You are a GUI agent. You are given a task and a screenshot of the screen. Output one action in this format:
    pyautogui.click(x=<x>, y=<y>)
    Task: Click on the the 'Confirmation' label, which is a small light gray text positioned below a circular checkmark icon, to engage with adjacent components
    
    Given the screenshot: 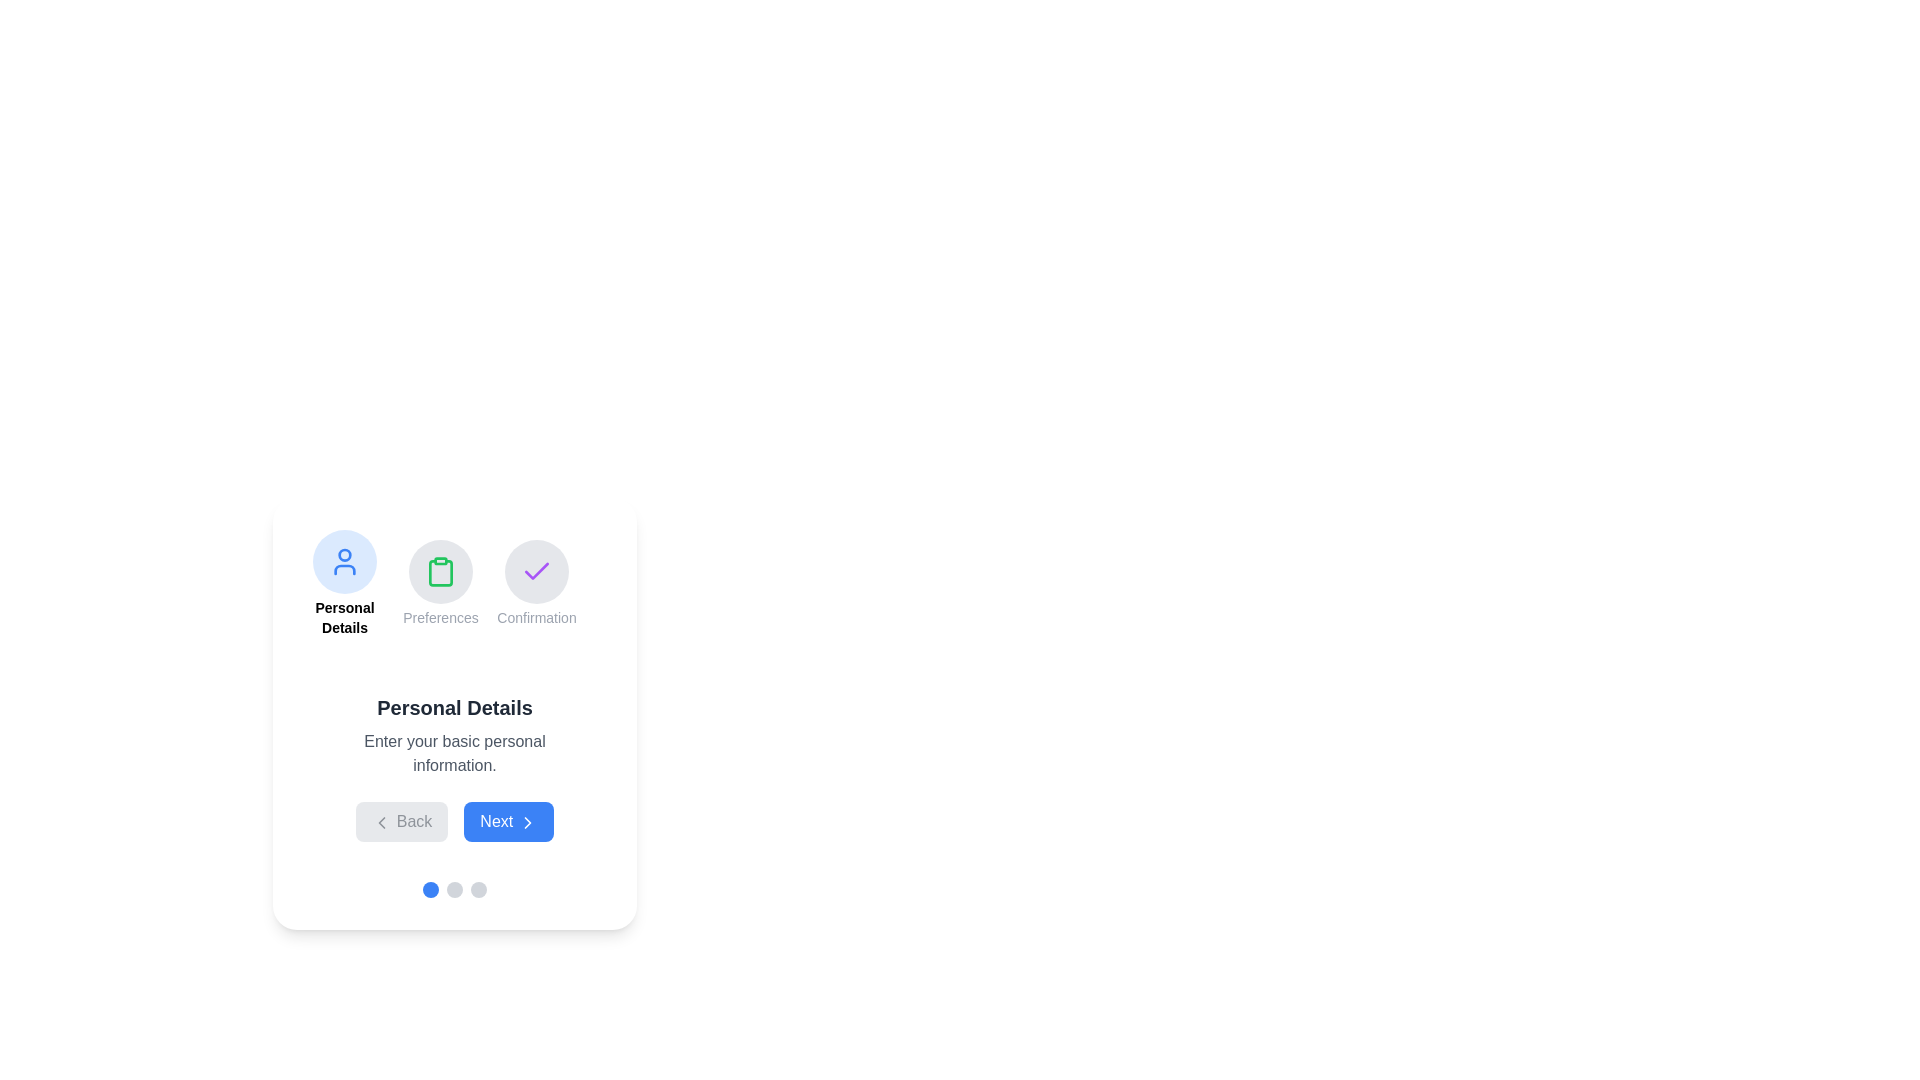 What is the action you would take?
    pyautogui.click(x=537, y=616)
    